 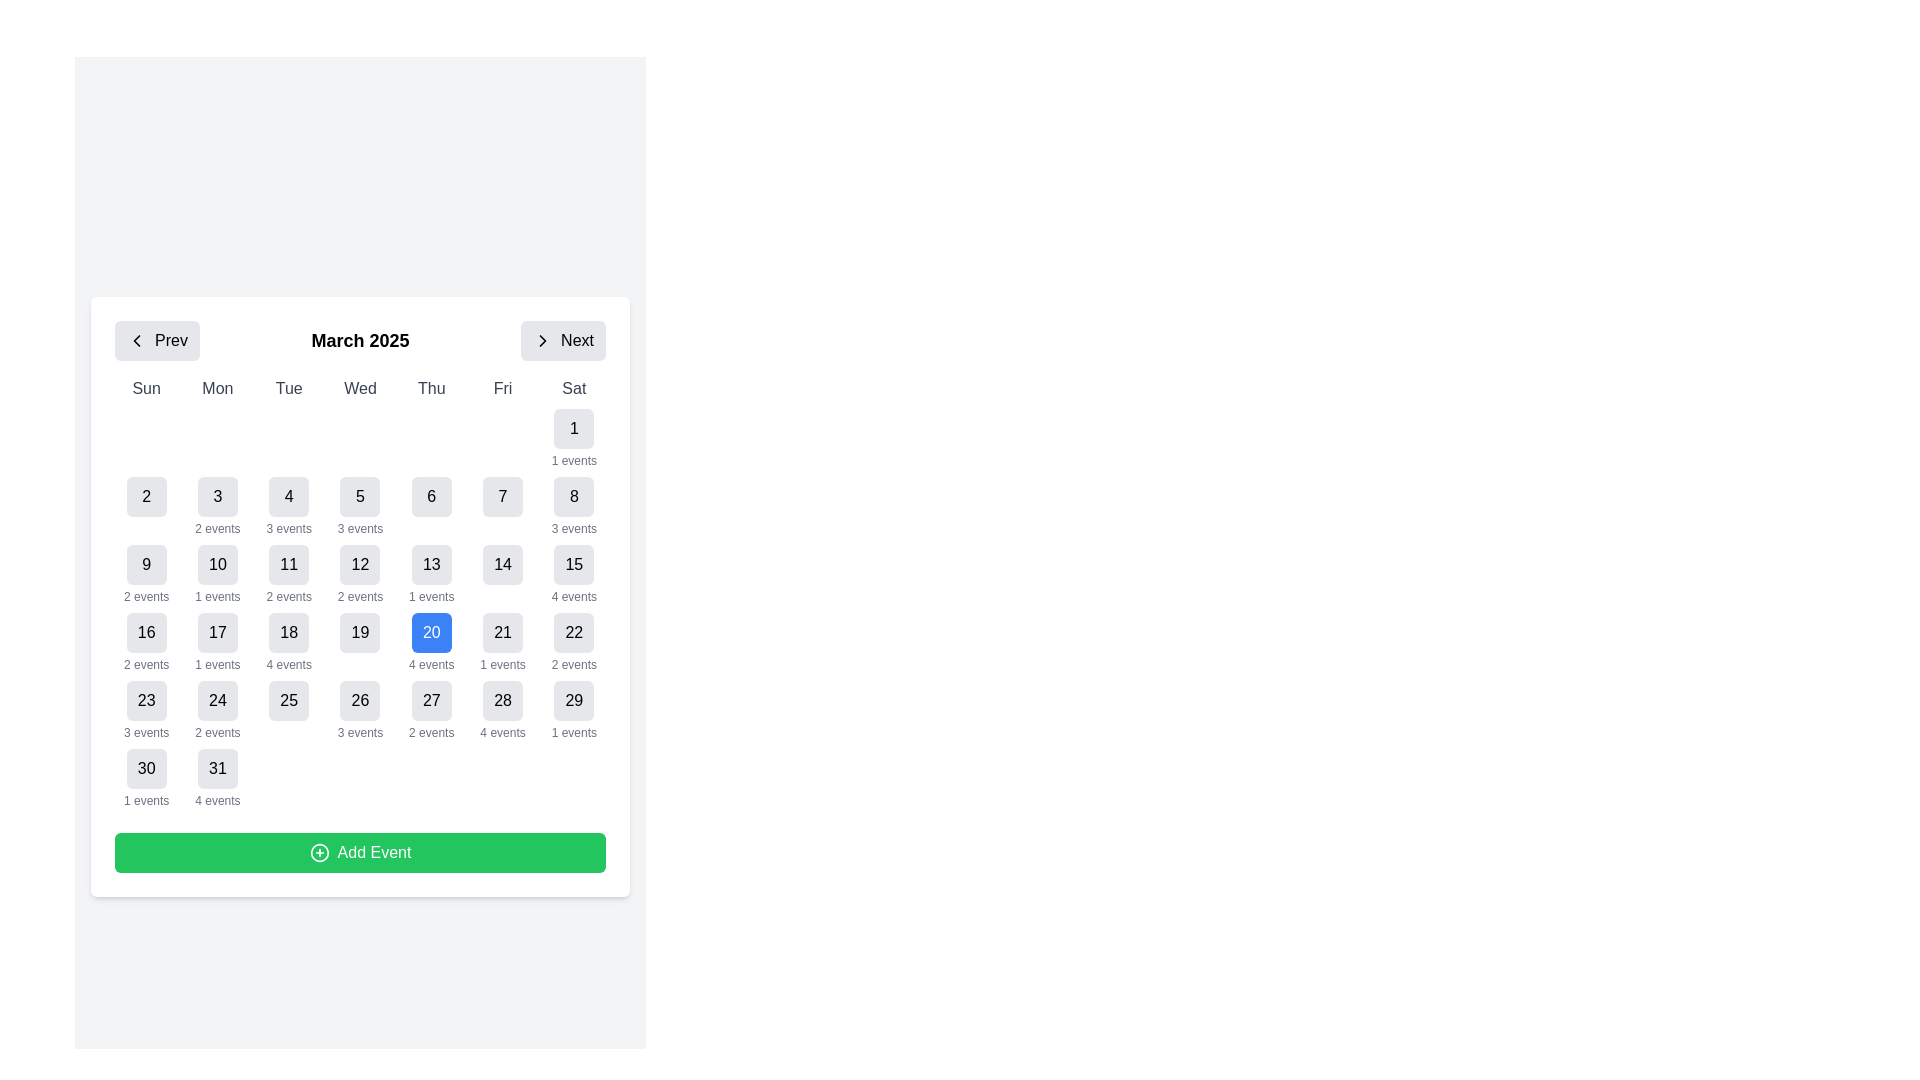 What do you see at coordinates (217, 527) in the screenshot?
I see `the text label that reads '2 events', which is located beneath the large button marked '3' in the calendar interface for March 2025` at bounding box center [217, 527].